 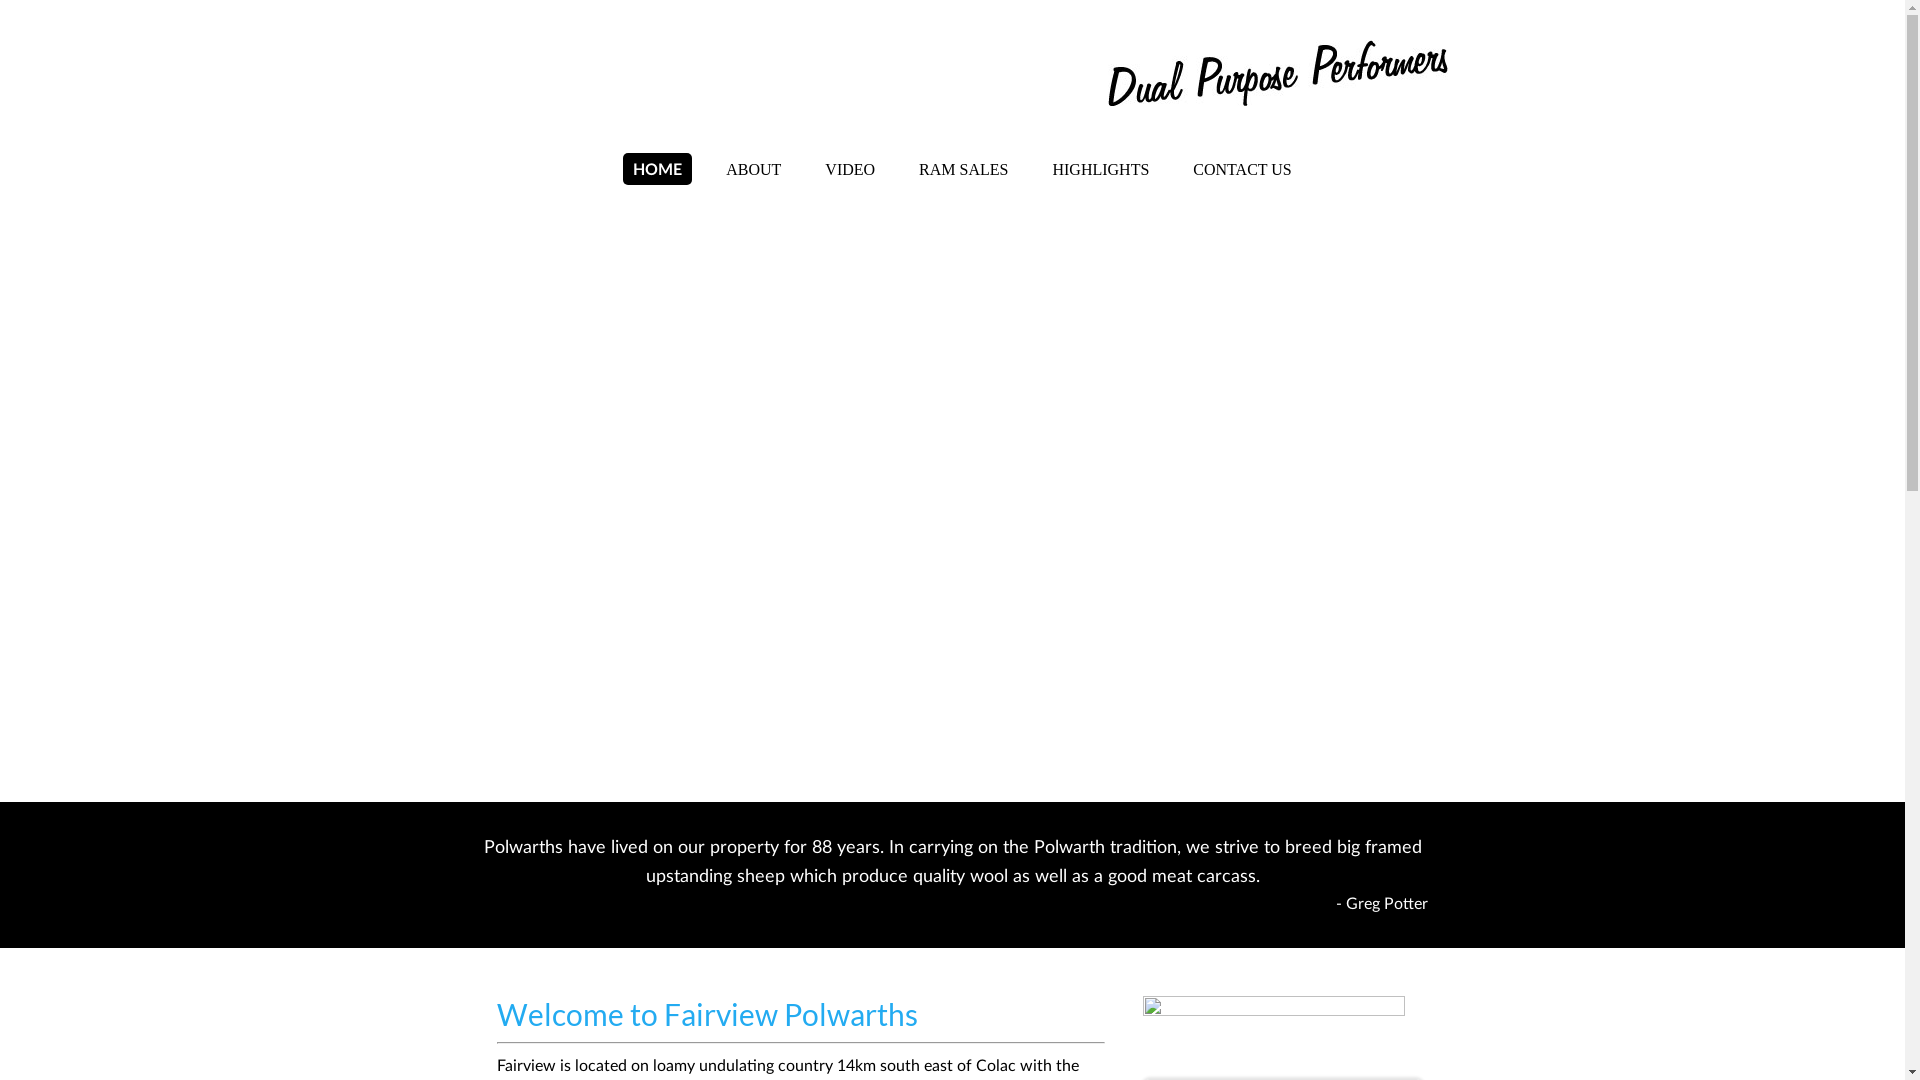 What do you see at coordinates (815, 168) in the screenshot?
I see `'VIDEO'` at bounding box center [815, 168].